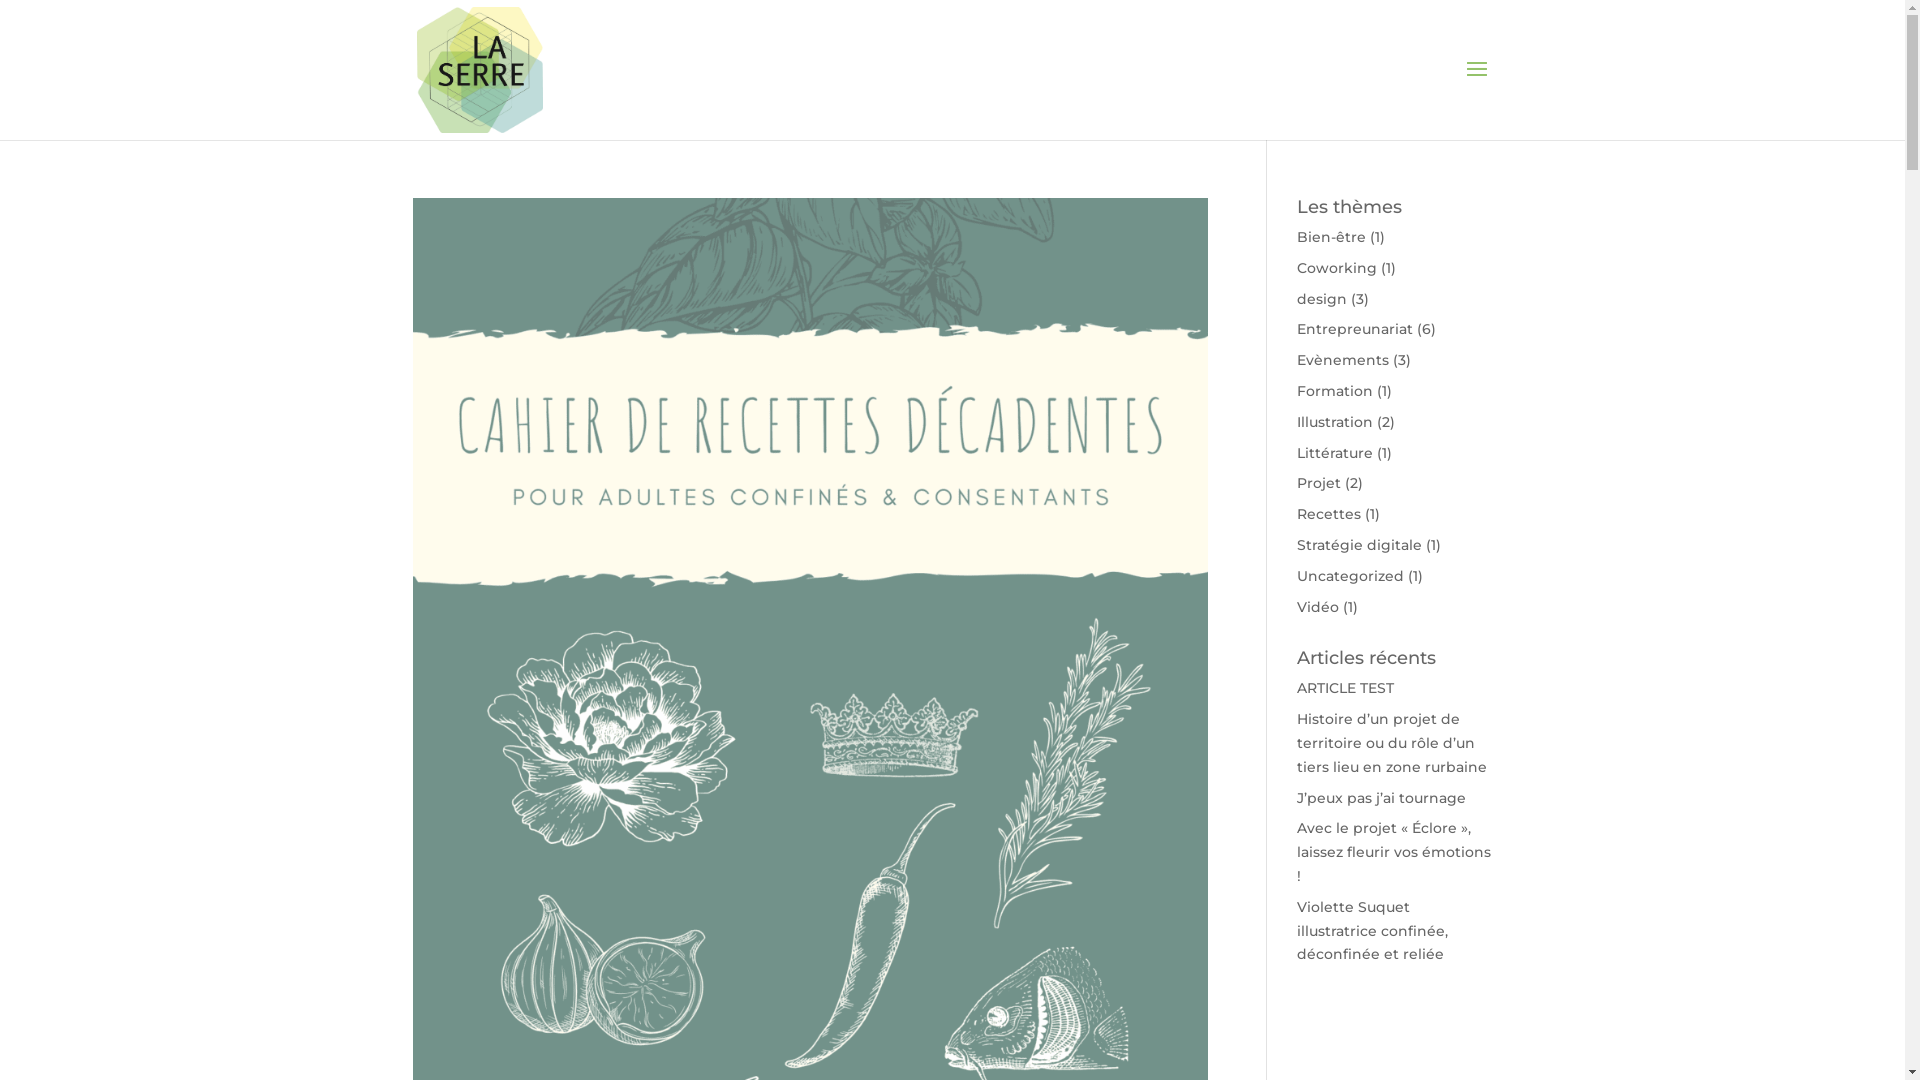 The image size is (1920, 1080). Describe the element at coordinates (1334, 420) in the screenshot. I see `'Illustration'` at that location.